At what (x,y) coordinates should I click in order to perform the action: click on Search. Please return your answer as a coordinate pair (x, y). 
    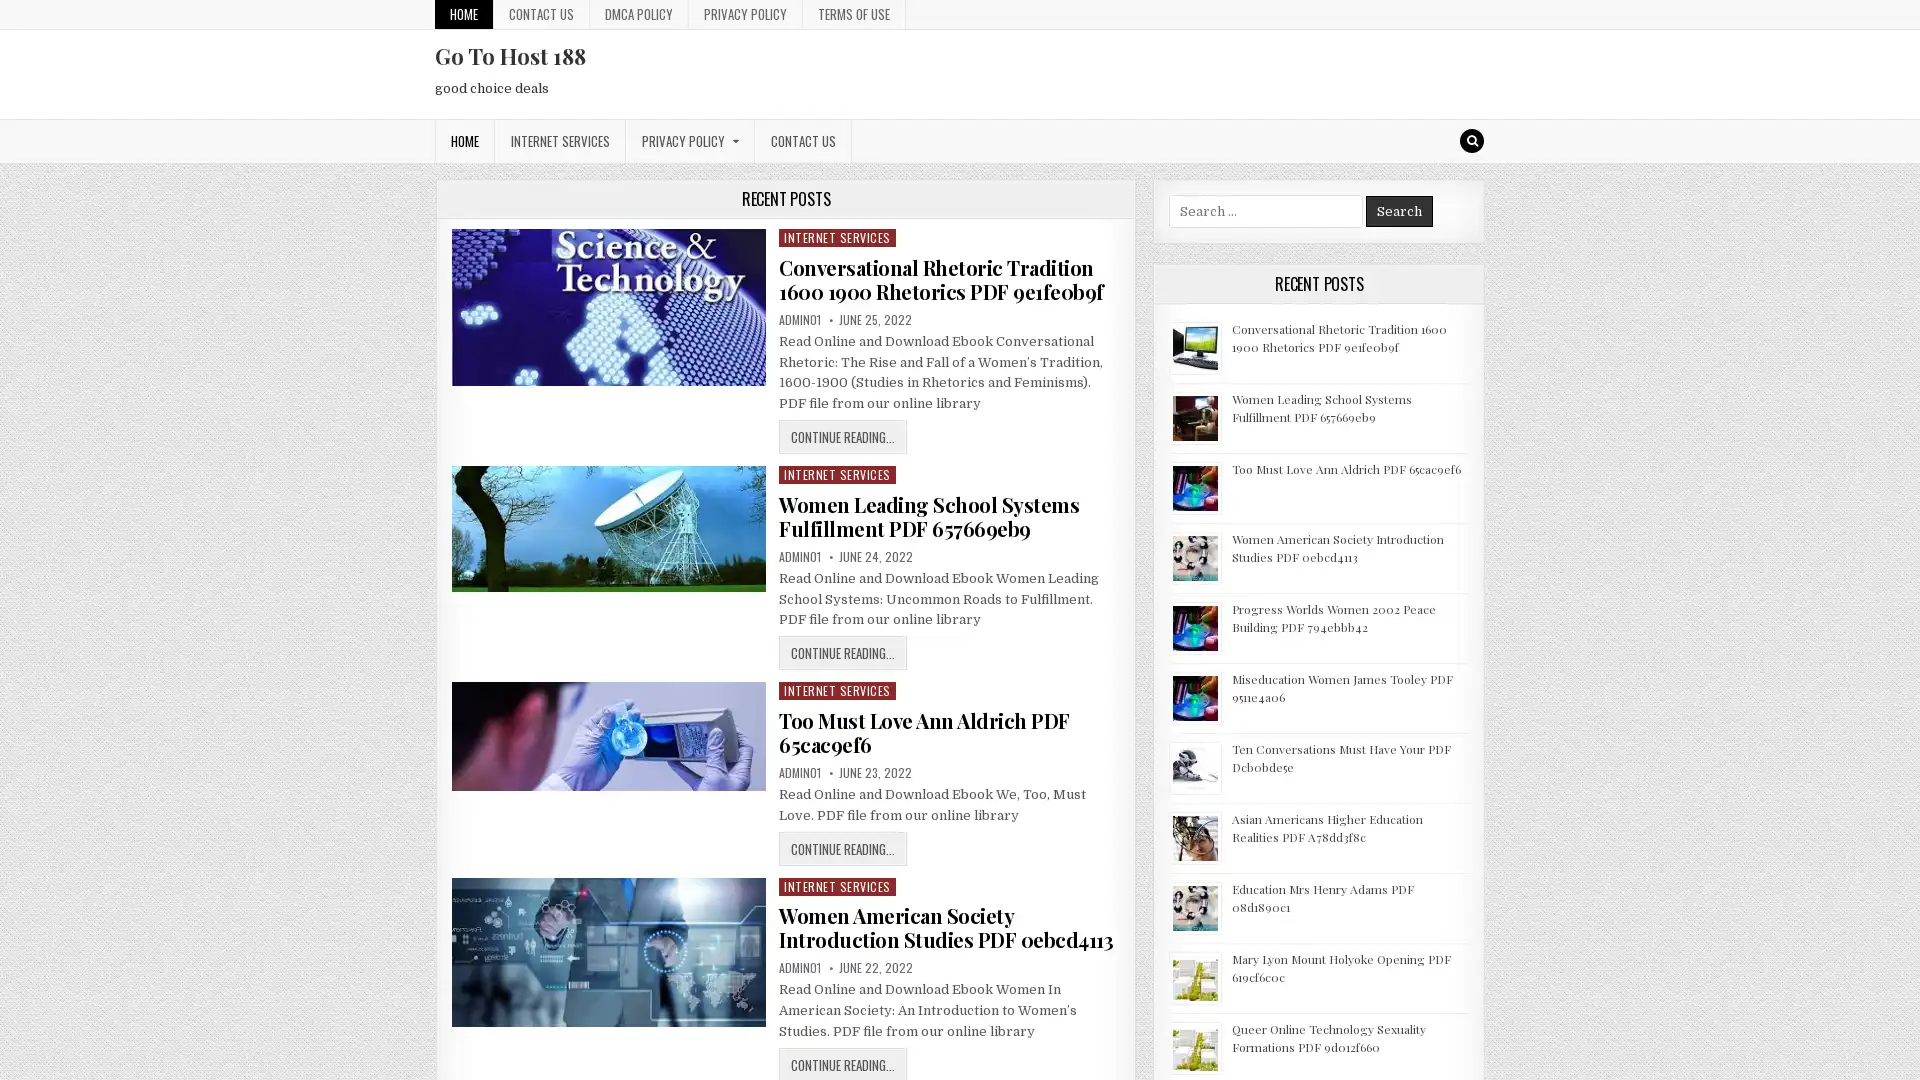
    Looking at the image, I should click on (1398, 211).